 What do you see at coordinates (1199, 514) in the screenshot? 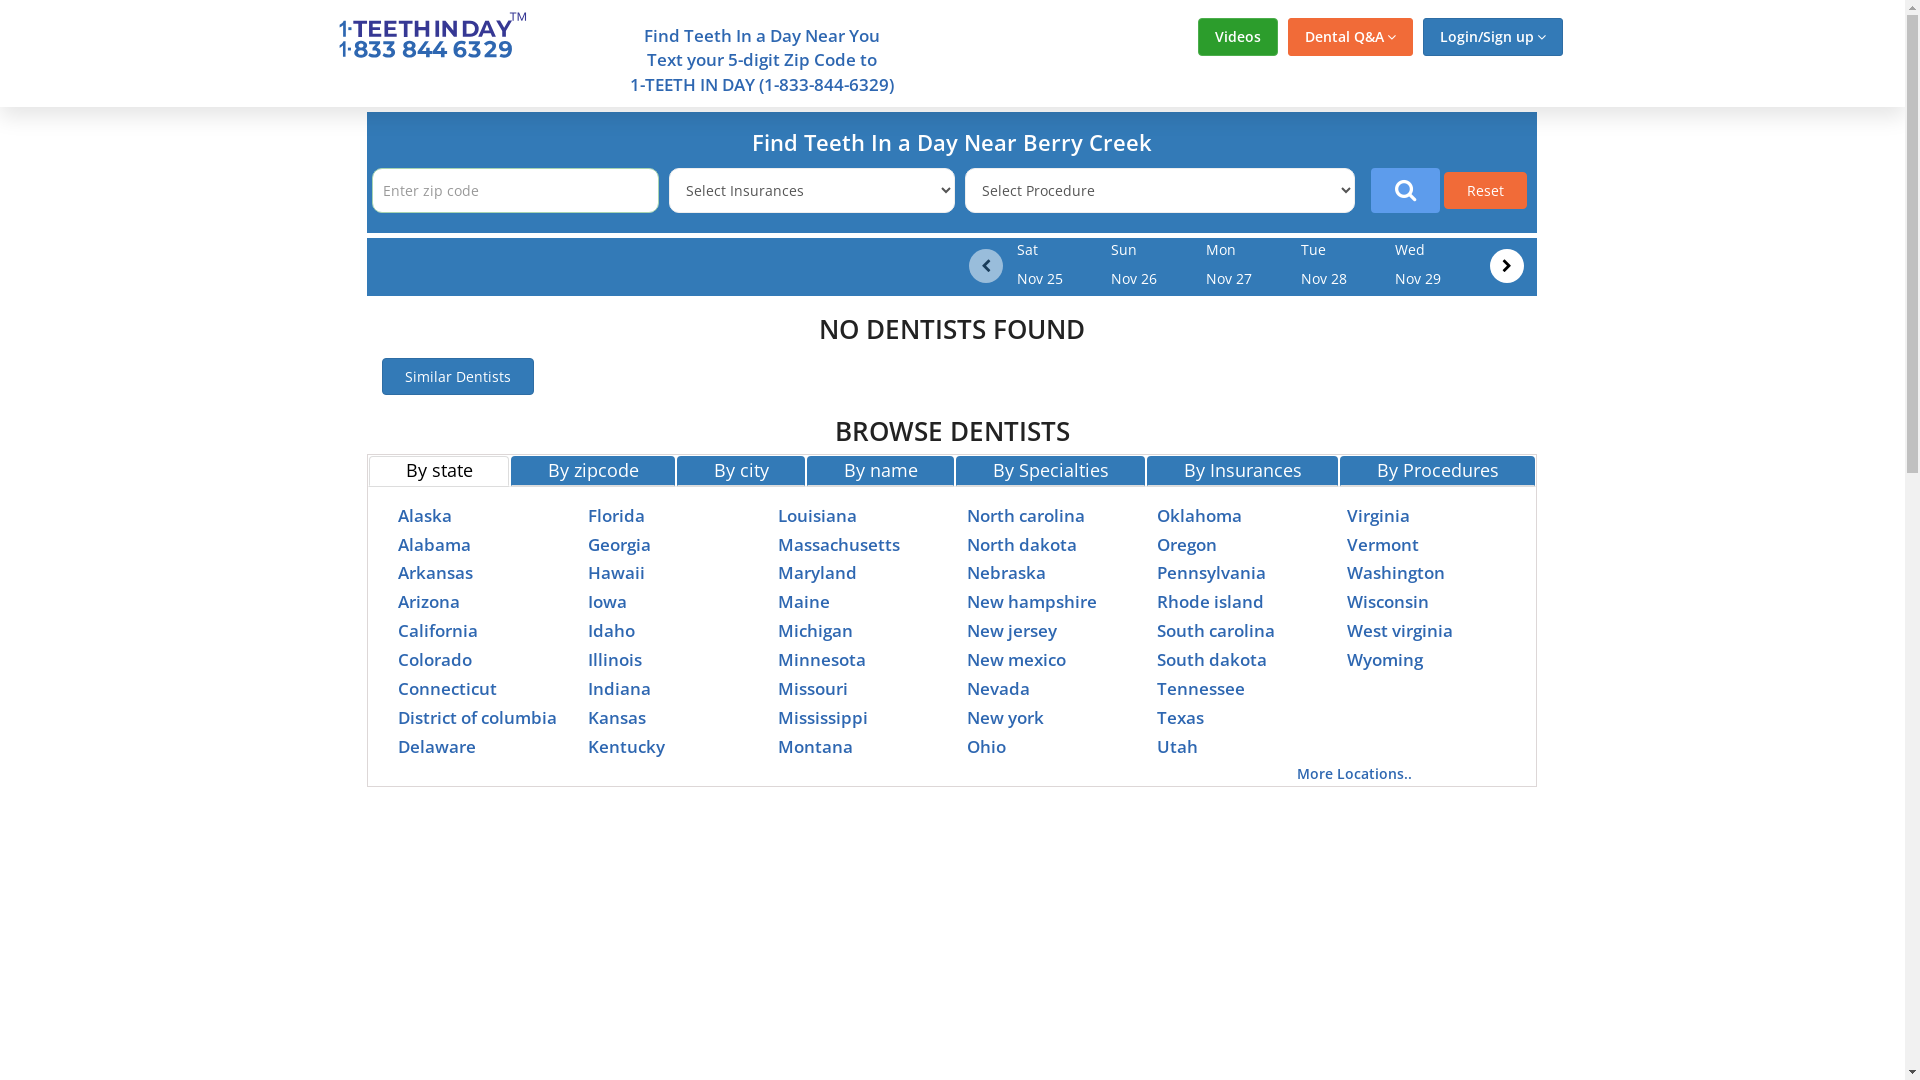
I see `'Oklahoma'` at bounding box center [1199, 514].